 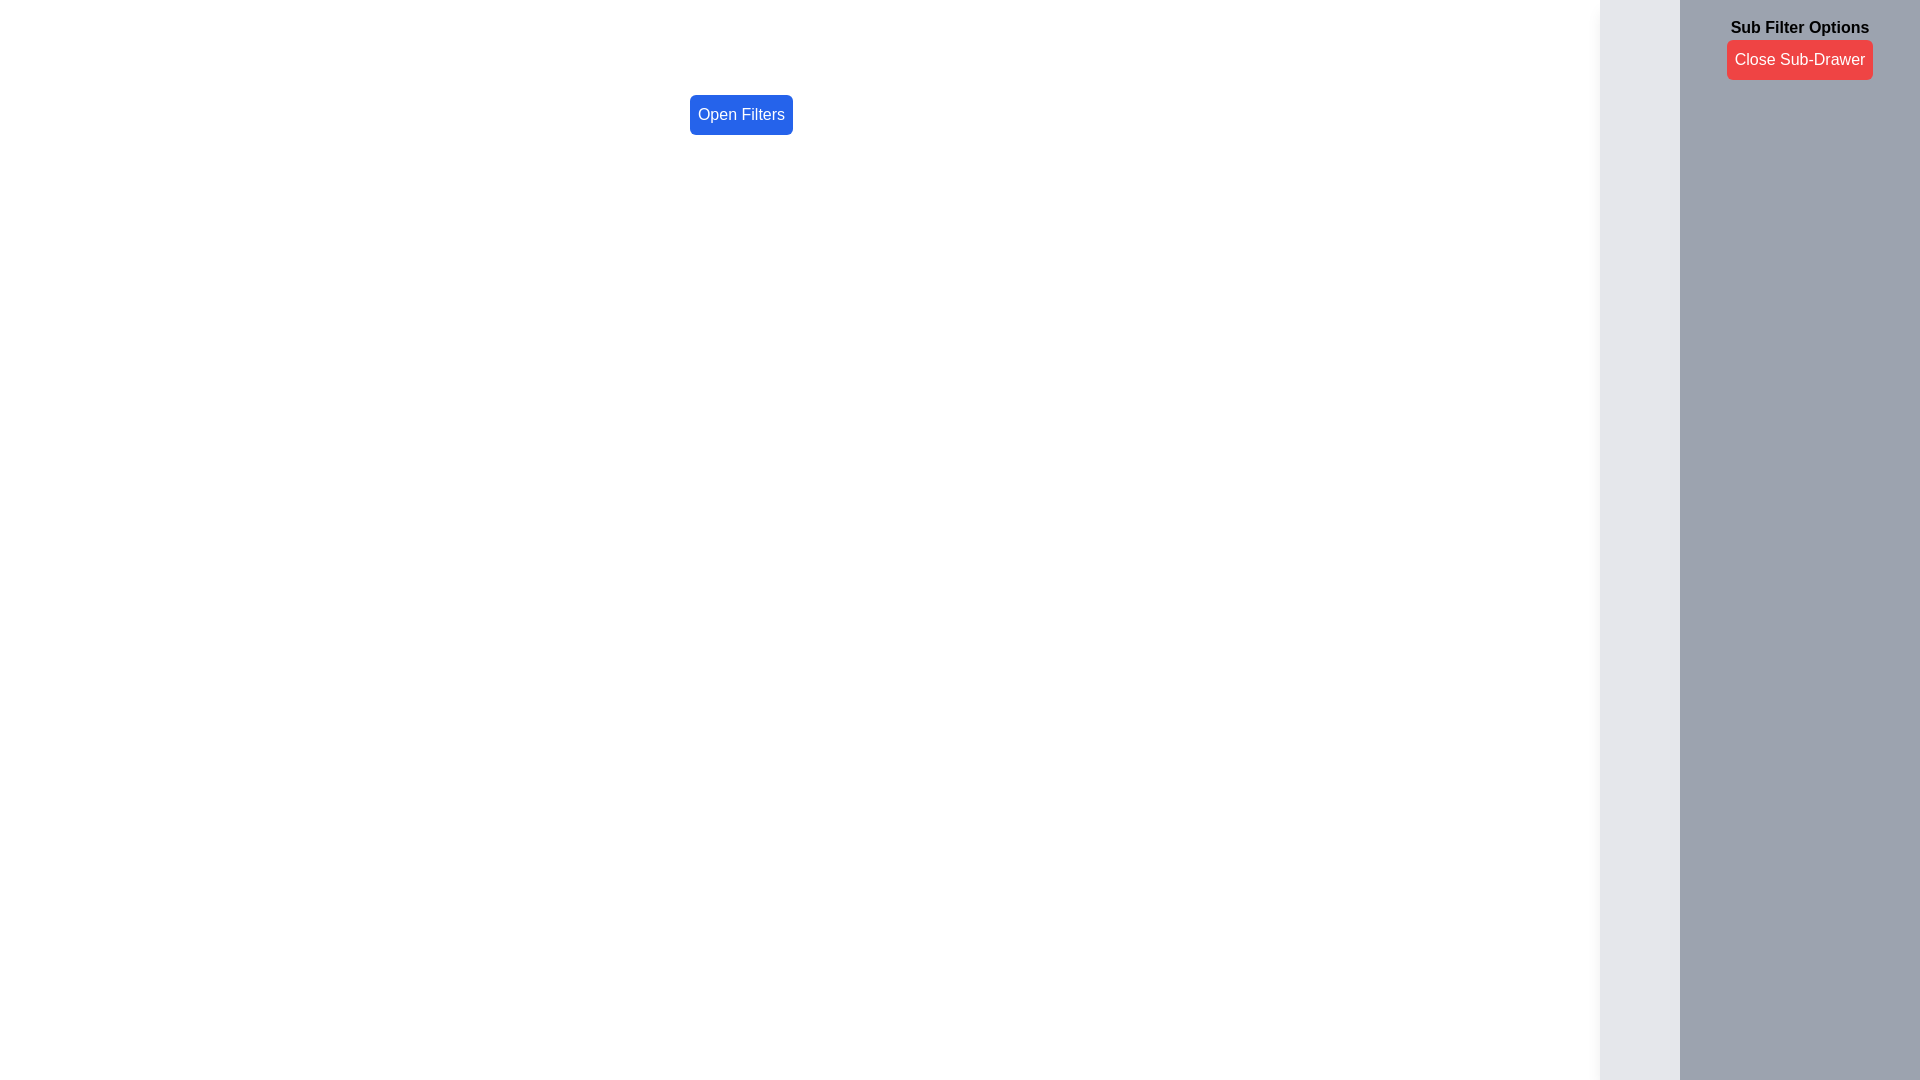 What do you see at coordinates (1760, 30) in the screenshot?
I see `the Text Label at the top of the sidebar panel, which indicates the section's purpose or content` at bounding box center [1760, 30].